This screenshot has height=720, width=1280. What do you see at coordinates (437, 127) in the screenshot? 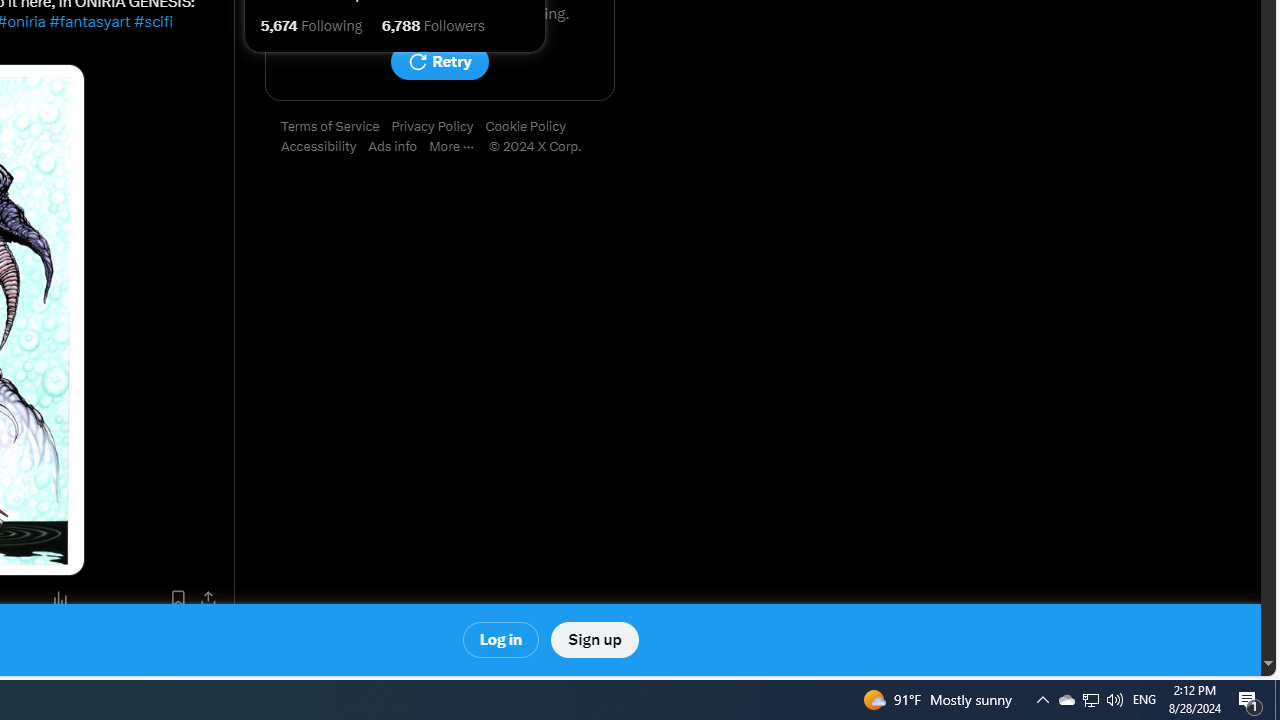
I see `'Privacy Policy'` at bounding box center [437, 127].